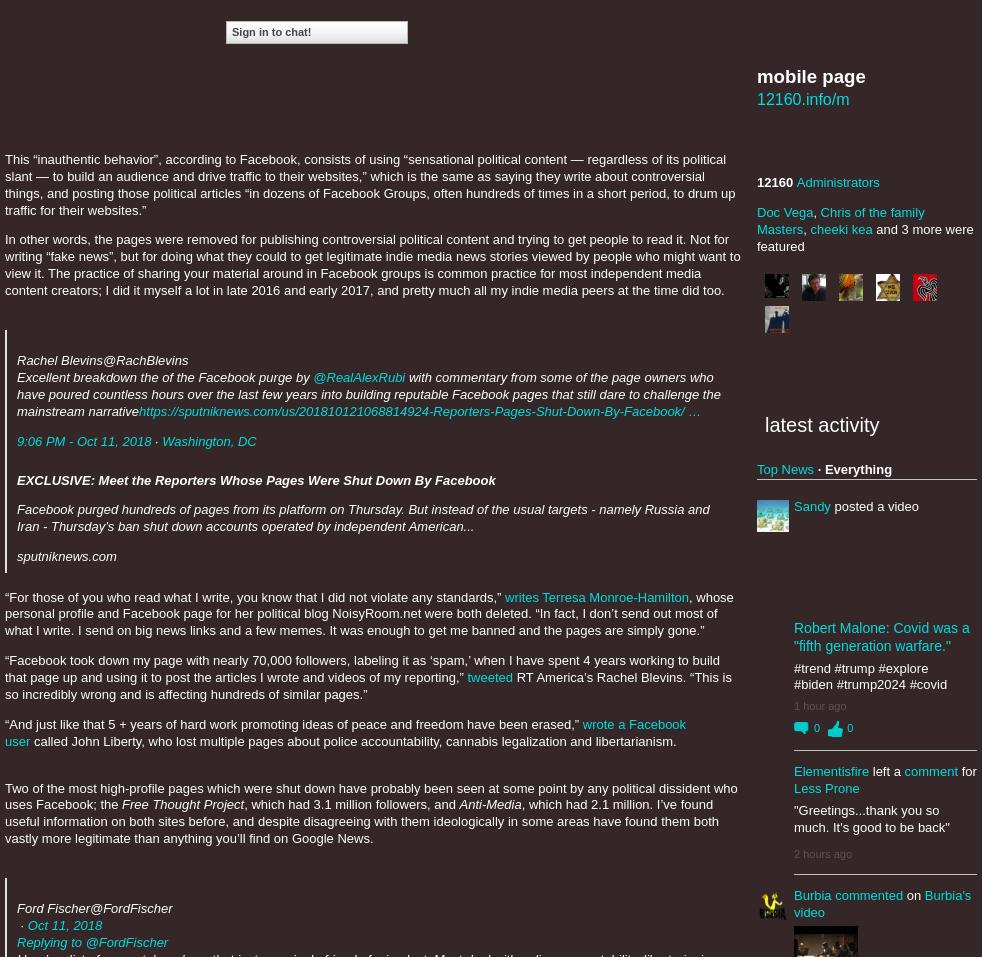  I want to click on '“And just like that 5 + years of hard work promoting ideas of peace and freedom have been erased,”', so click(293, 723).